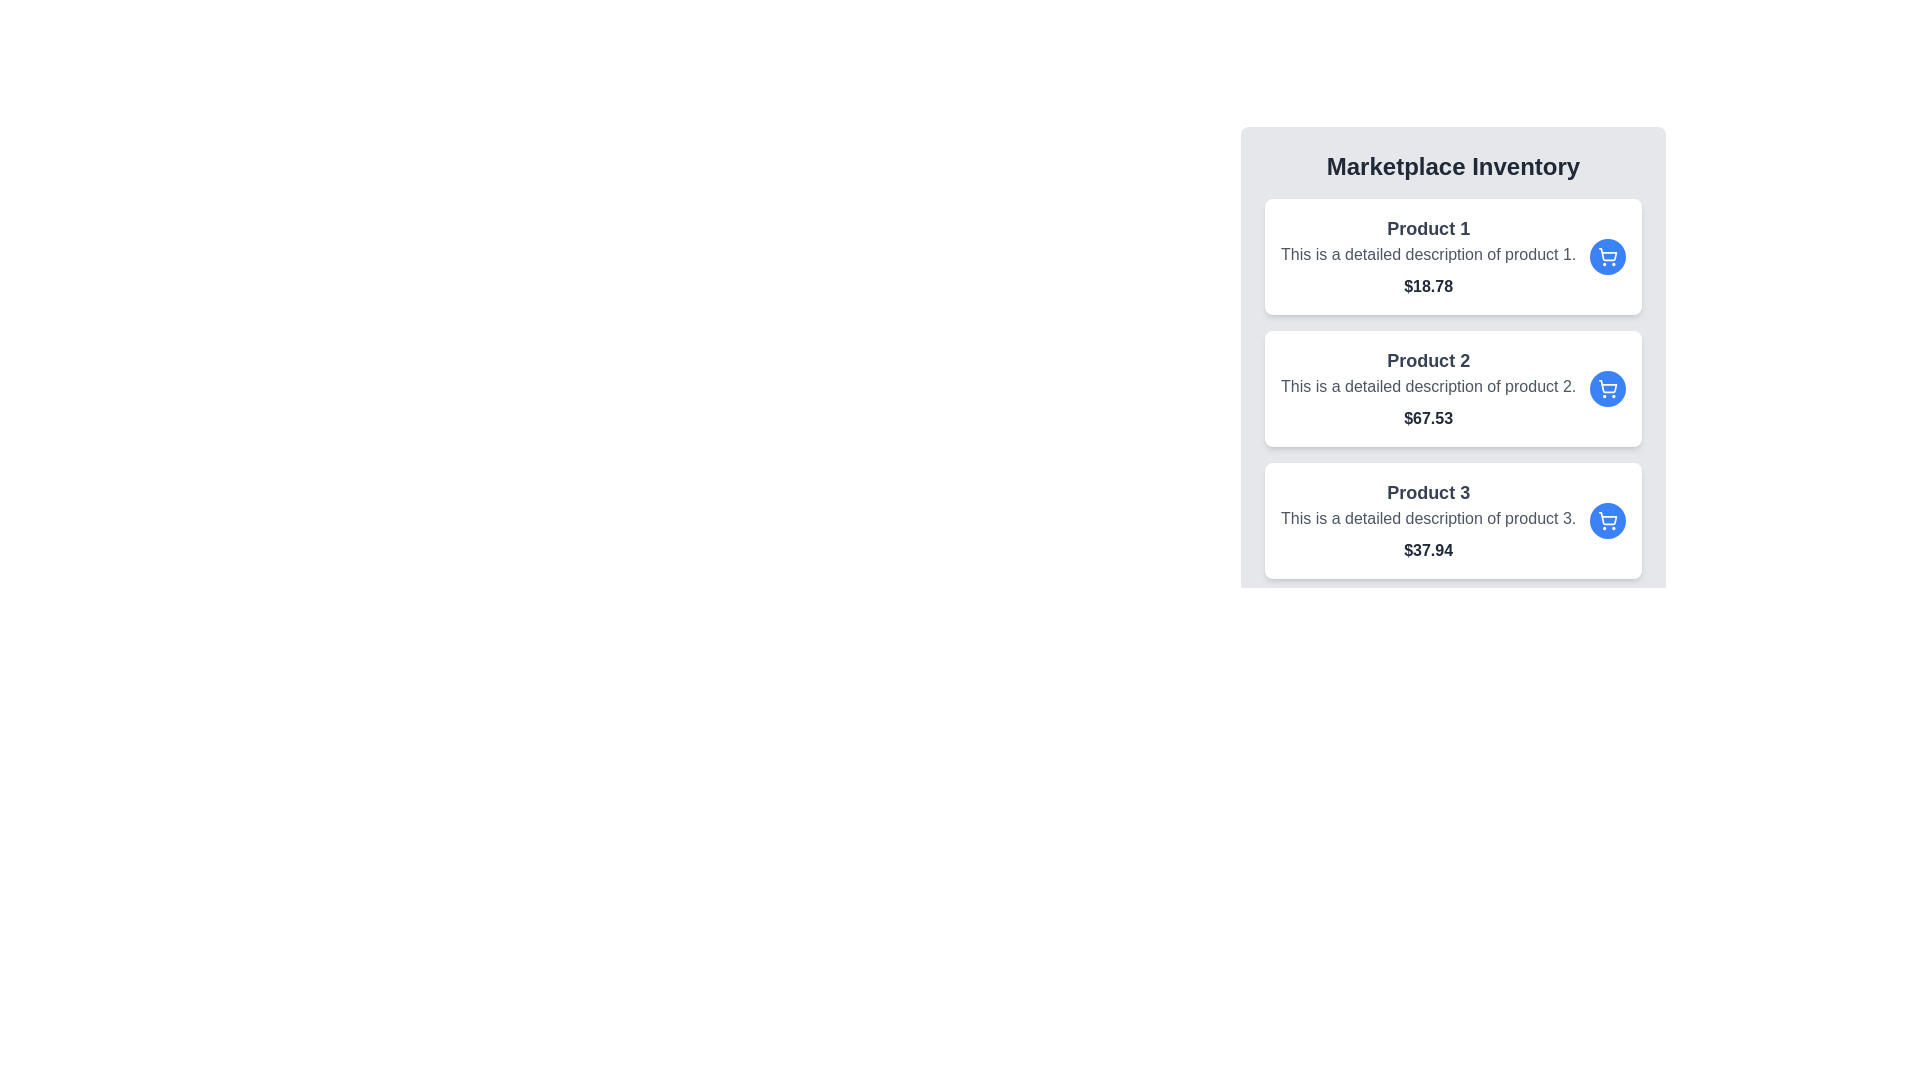 The height and width of the screenshot is (1080, 1920). What do you see at coordinates (1608, 389) in the screenshot?
I see `the circular blue button with a shopping cart icon located at the right-end of the card for 'Product 2'` at bounding box center [1608, 389].